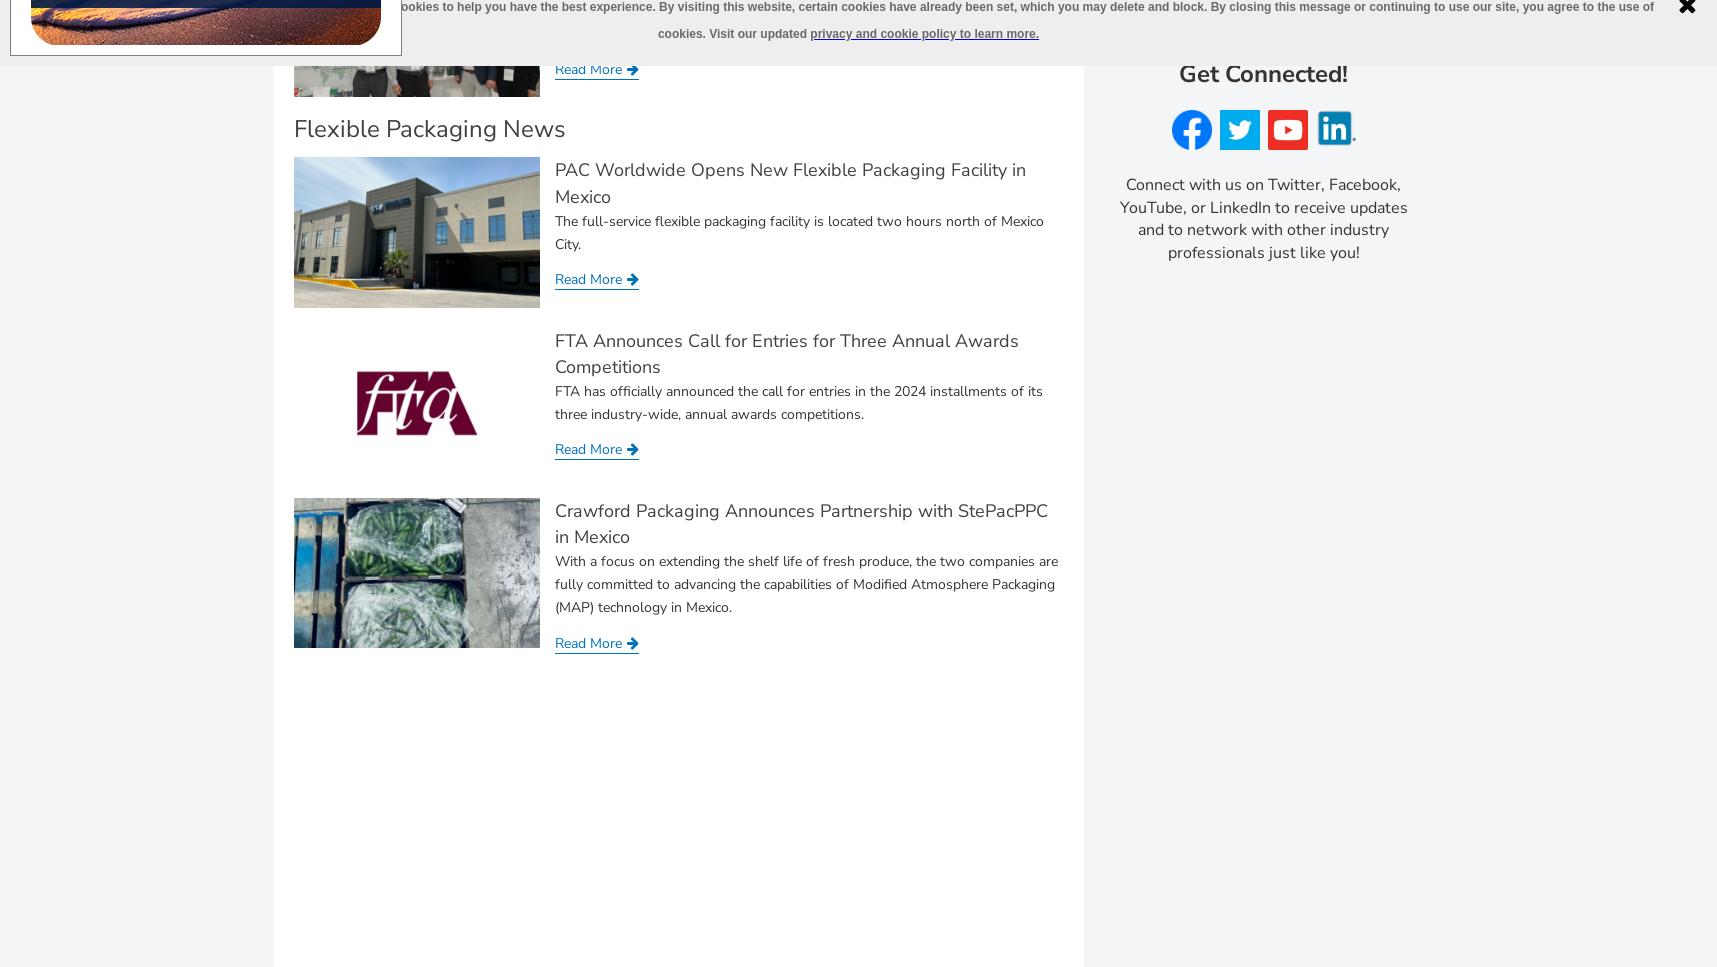 Image resolution: width=1717 pixels, height=967 pixels. Describe the element at coordinates (554, 231) in the screenshot. I see `'The full-service flexible packaging facility is located two hours north of Mexico City.'` at that location.